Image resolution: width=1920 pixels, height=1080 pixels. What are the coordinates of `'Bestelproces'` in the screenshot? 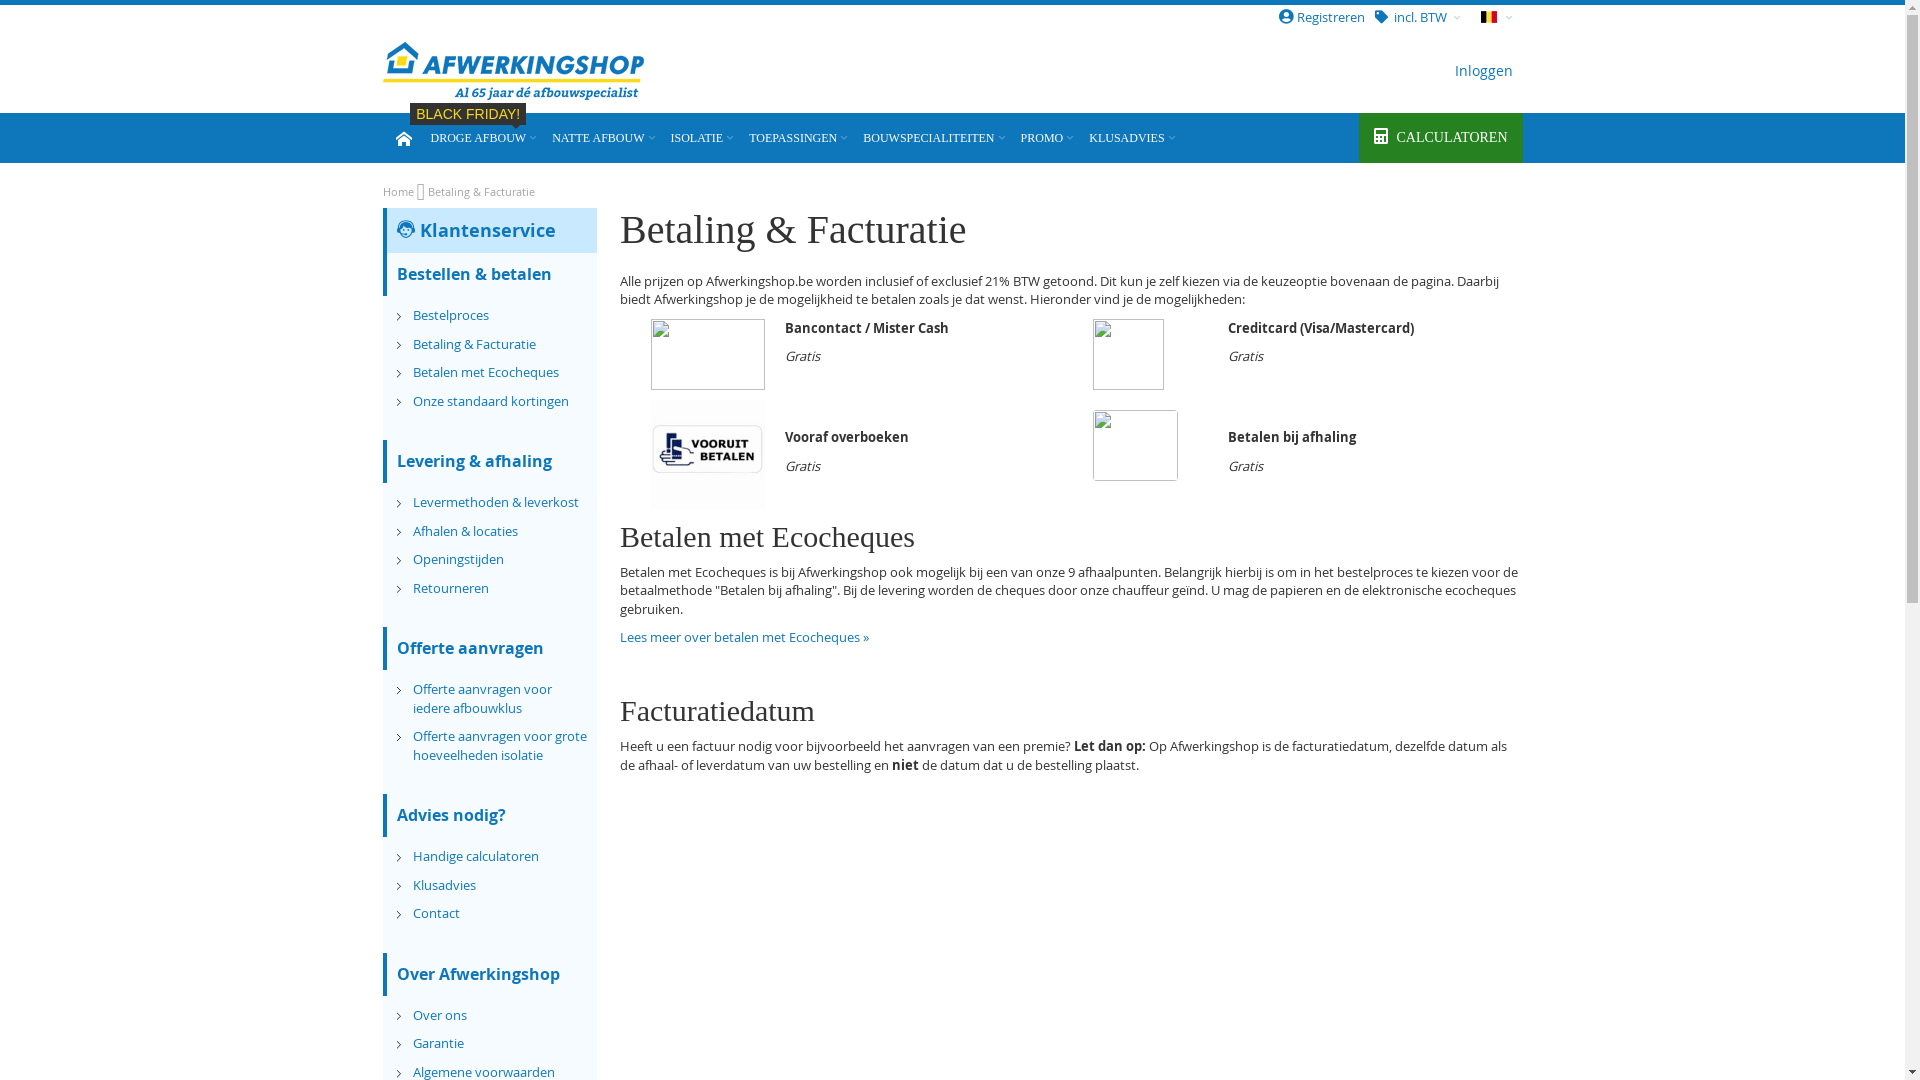 It's located at (449, 315).